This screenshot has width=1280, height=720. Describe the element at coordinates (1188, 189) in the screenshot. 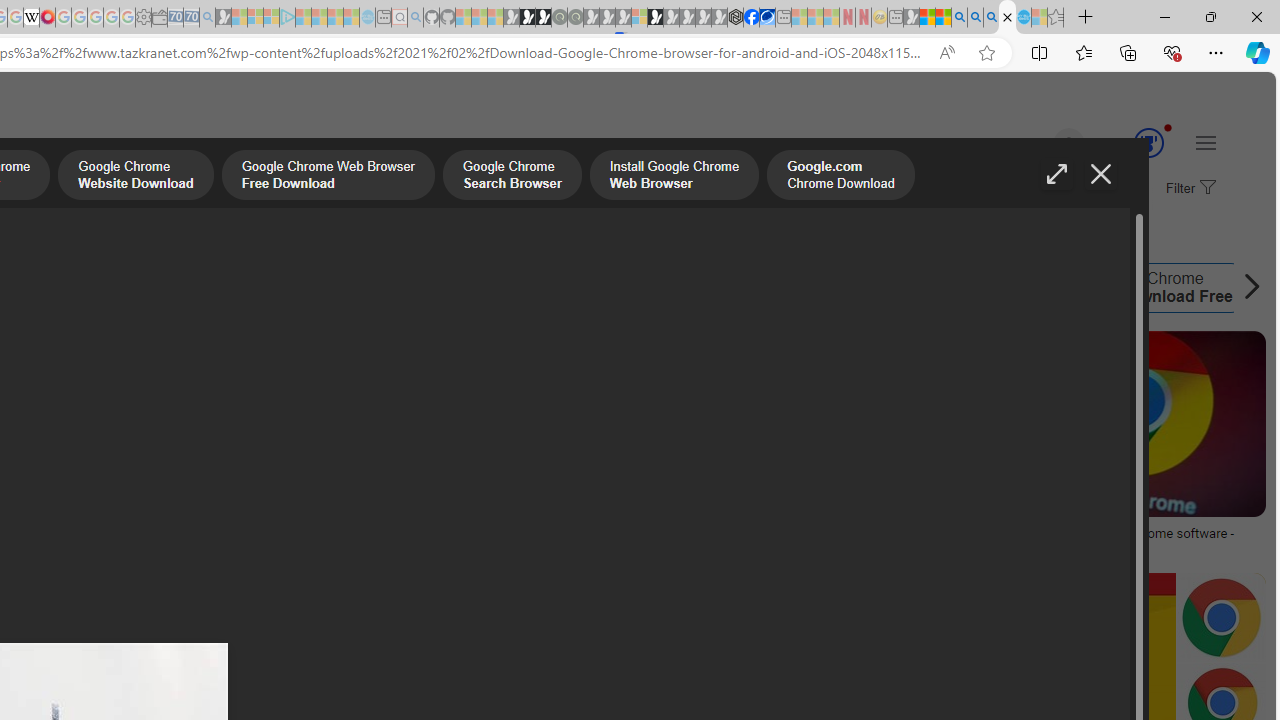

I see `'Filter'` at that location.